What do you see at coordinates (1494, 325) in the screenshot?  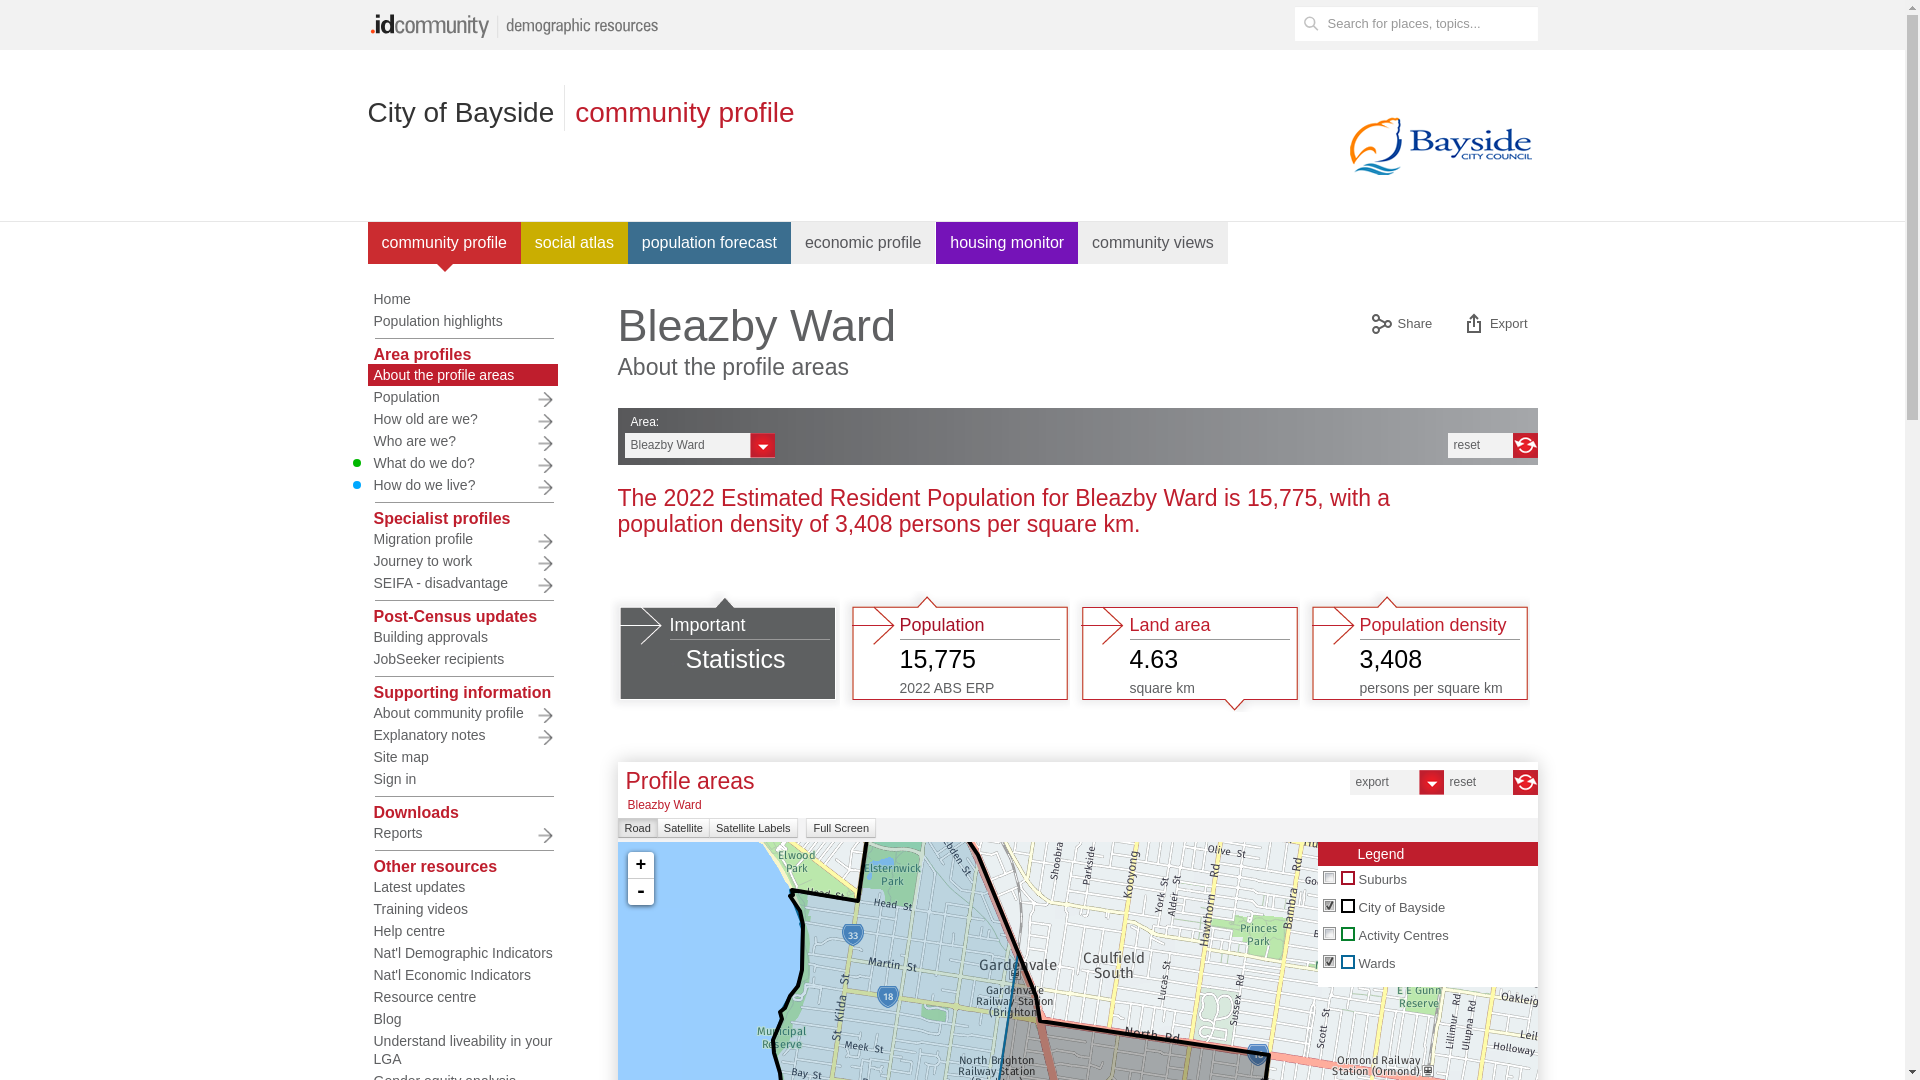 I see `'Export'` at bounding box center [1494, 325].